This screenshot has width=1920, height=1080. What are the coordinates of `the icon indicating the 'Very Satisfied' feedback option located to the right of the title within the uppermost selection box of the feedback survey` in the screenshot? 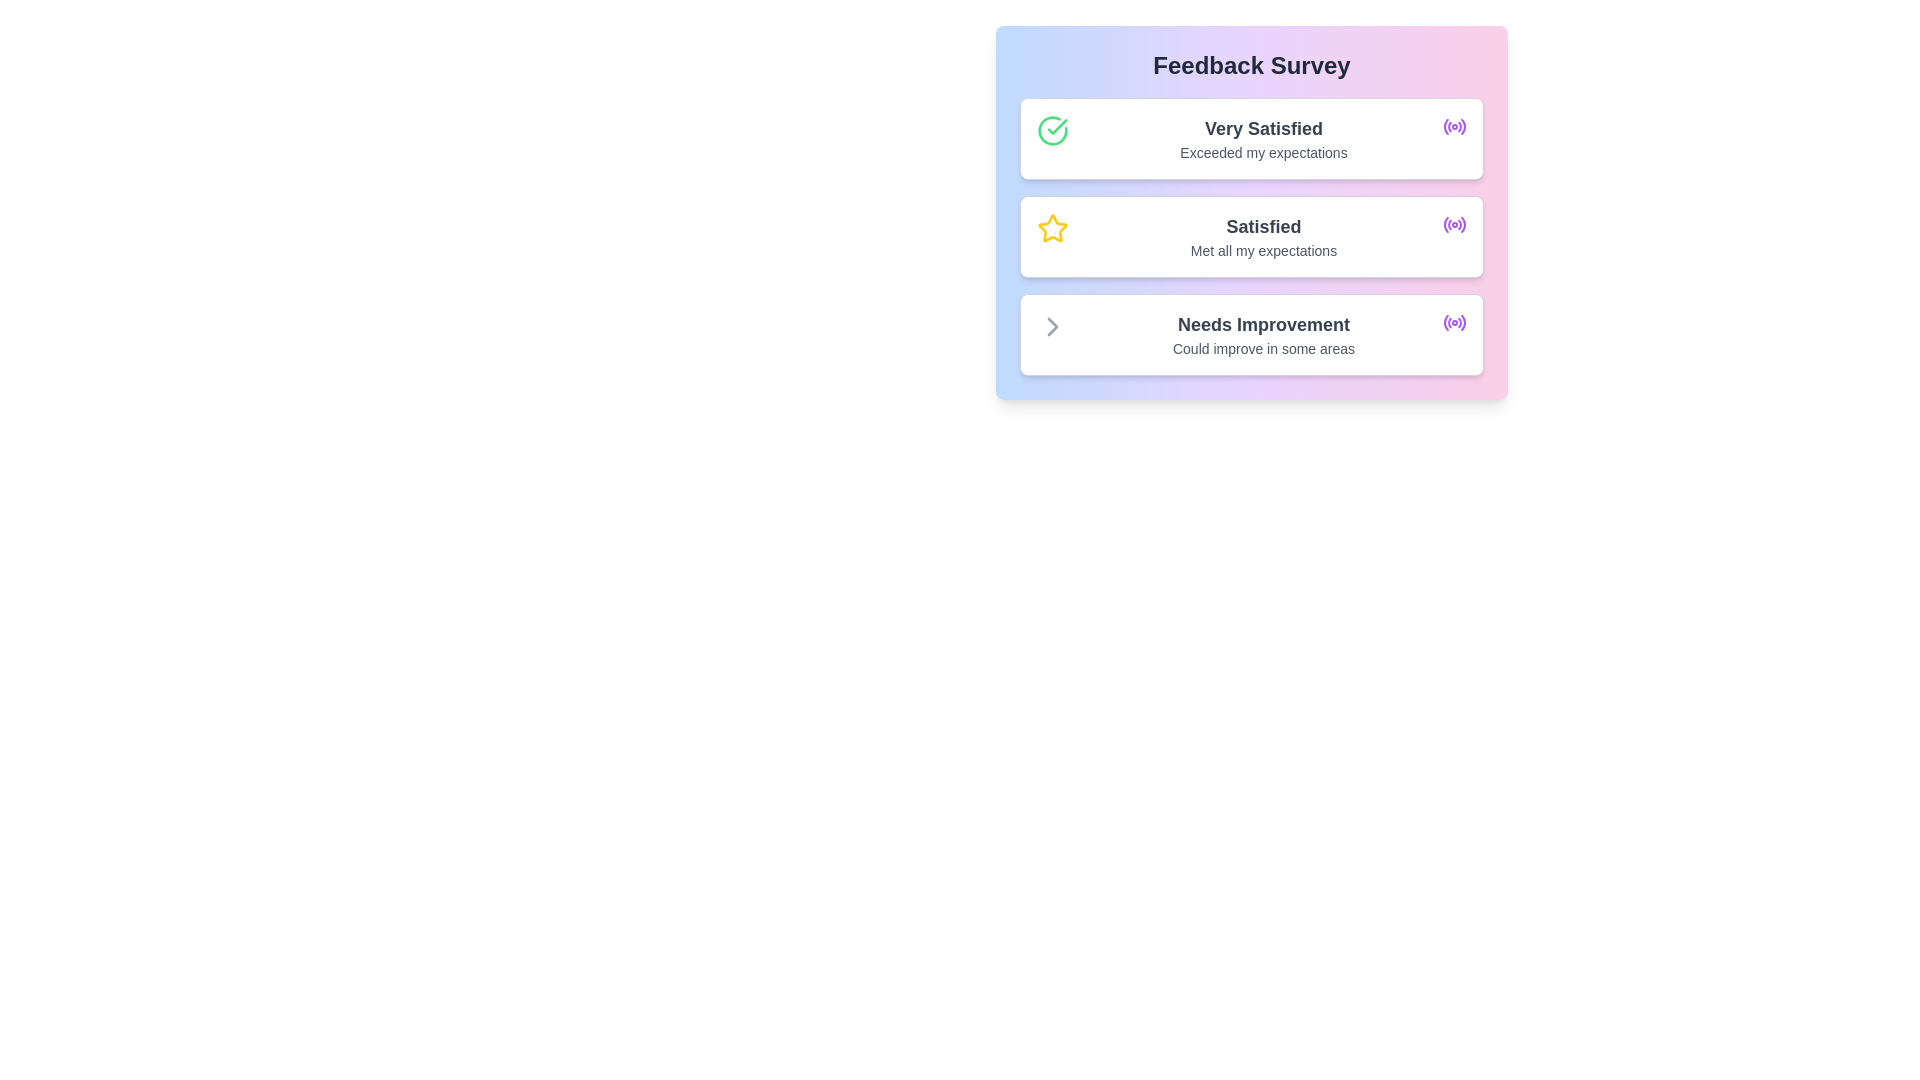 It's located at (1454, 127).